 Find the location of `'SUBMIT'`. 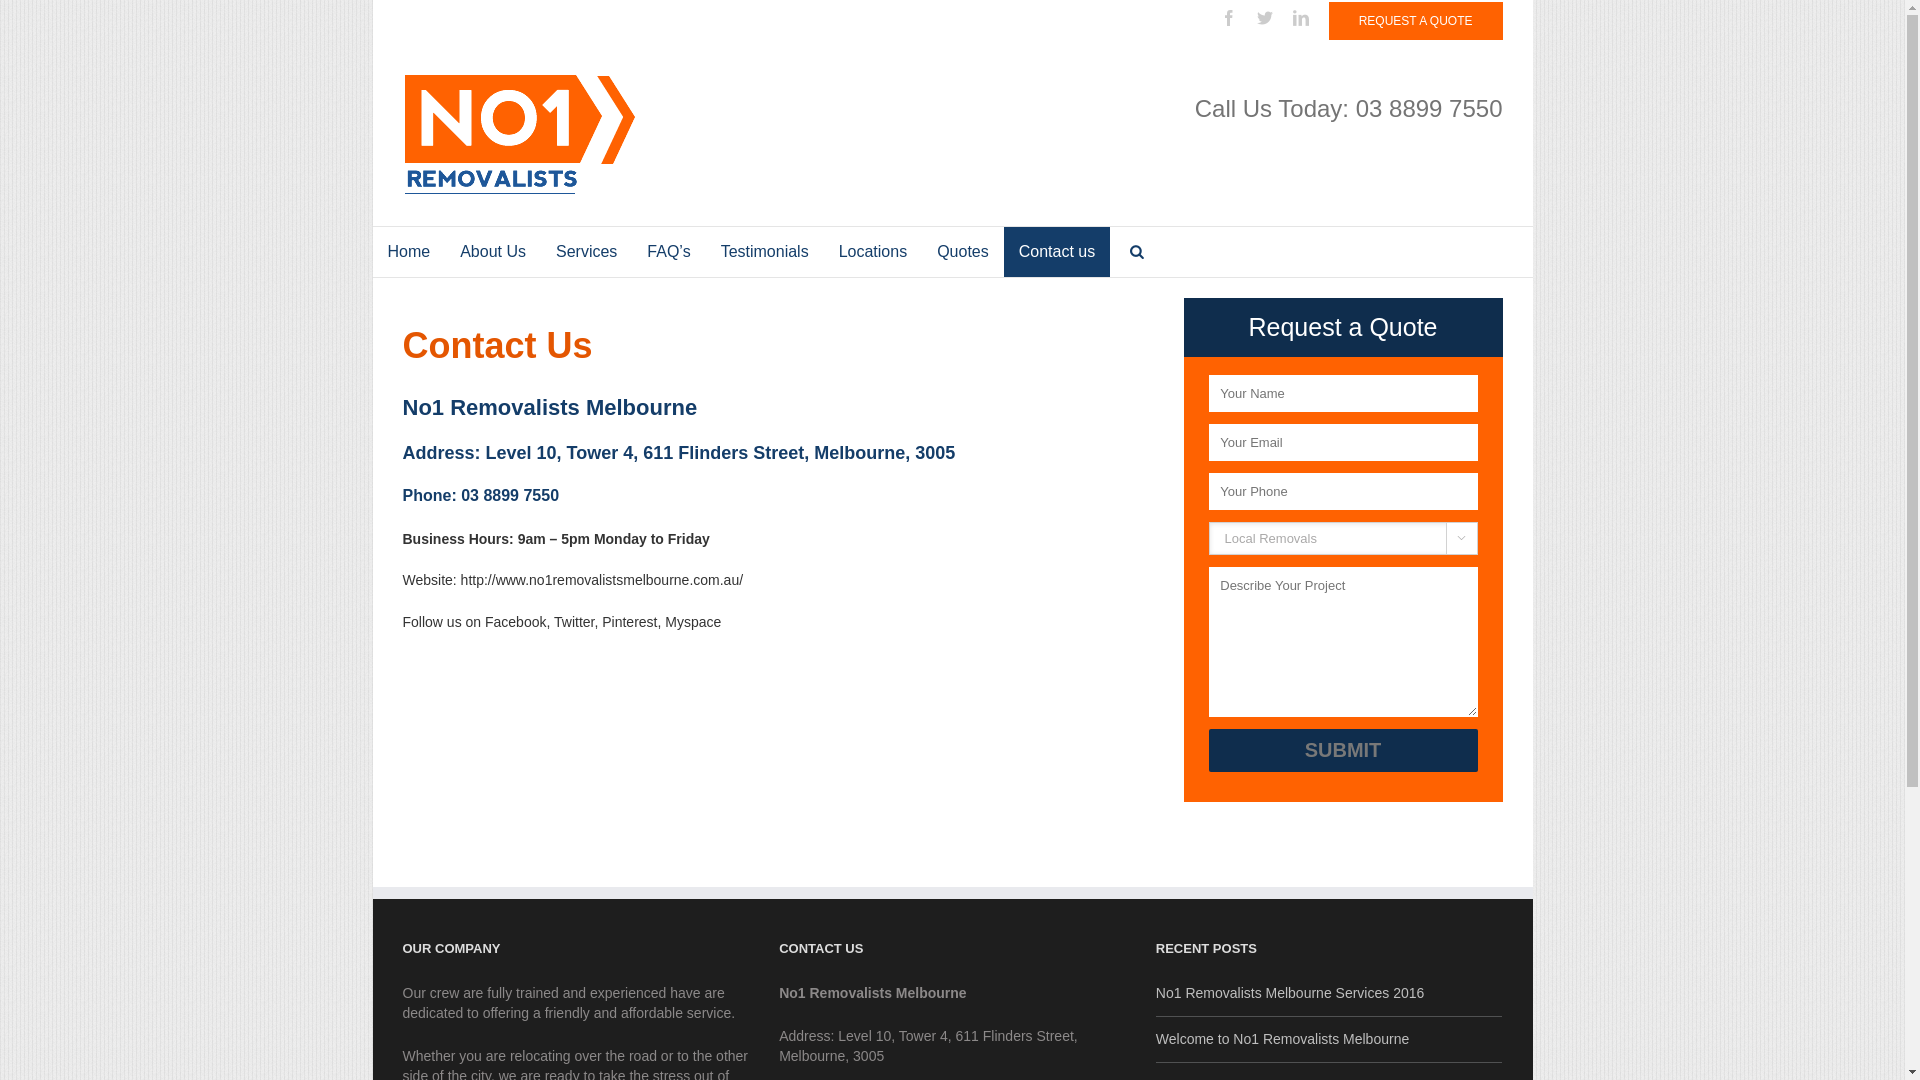

'SUBMIT' is located at coordinates (1342, 750).